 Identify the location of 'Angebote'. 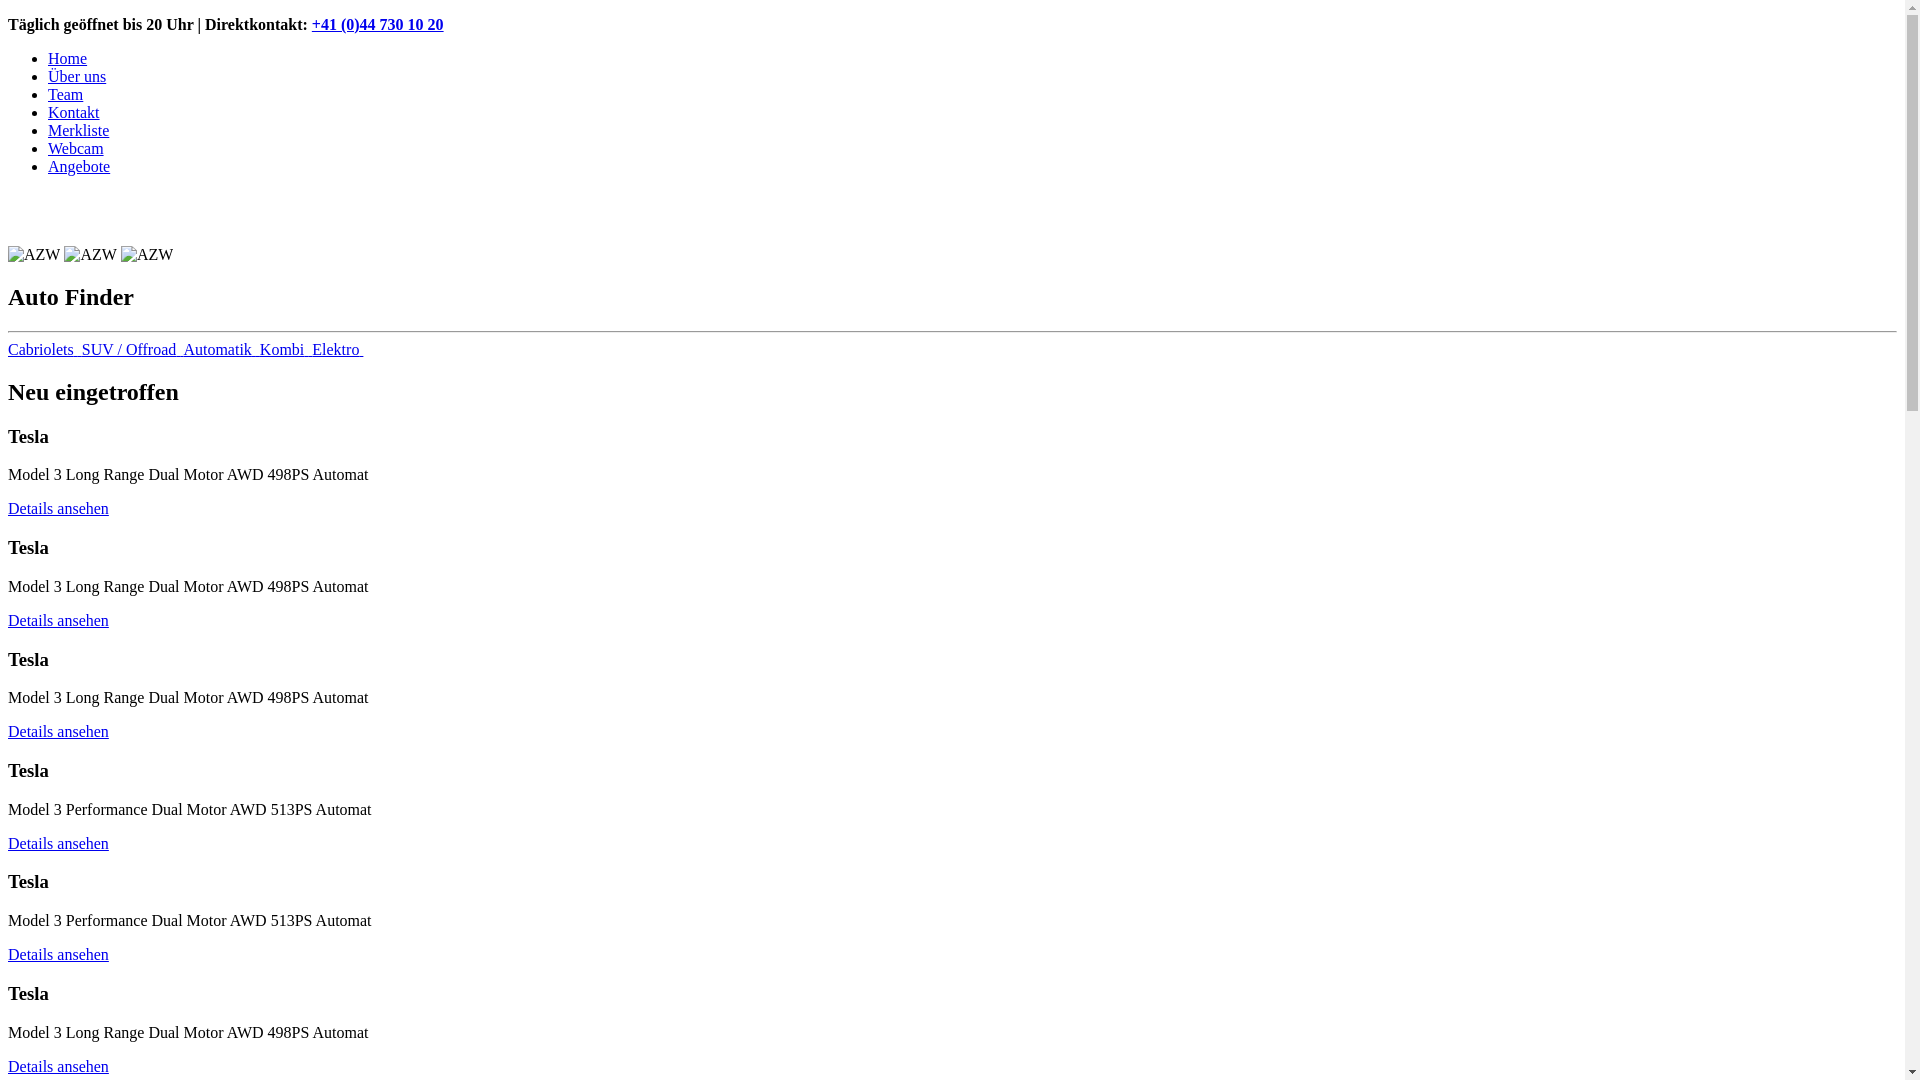
(78, 165).